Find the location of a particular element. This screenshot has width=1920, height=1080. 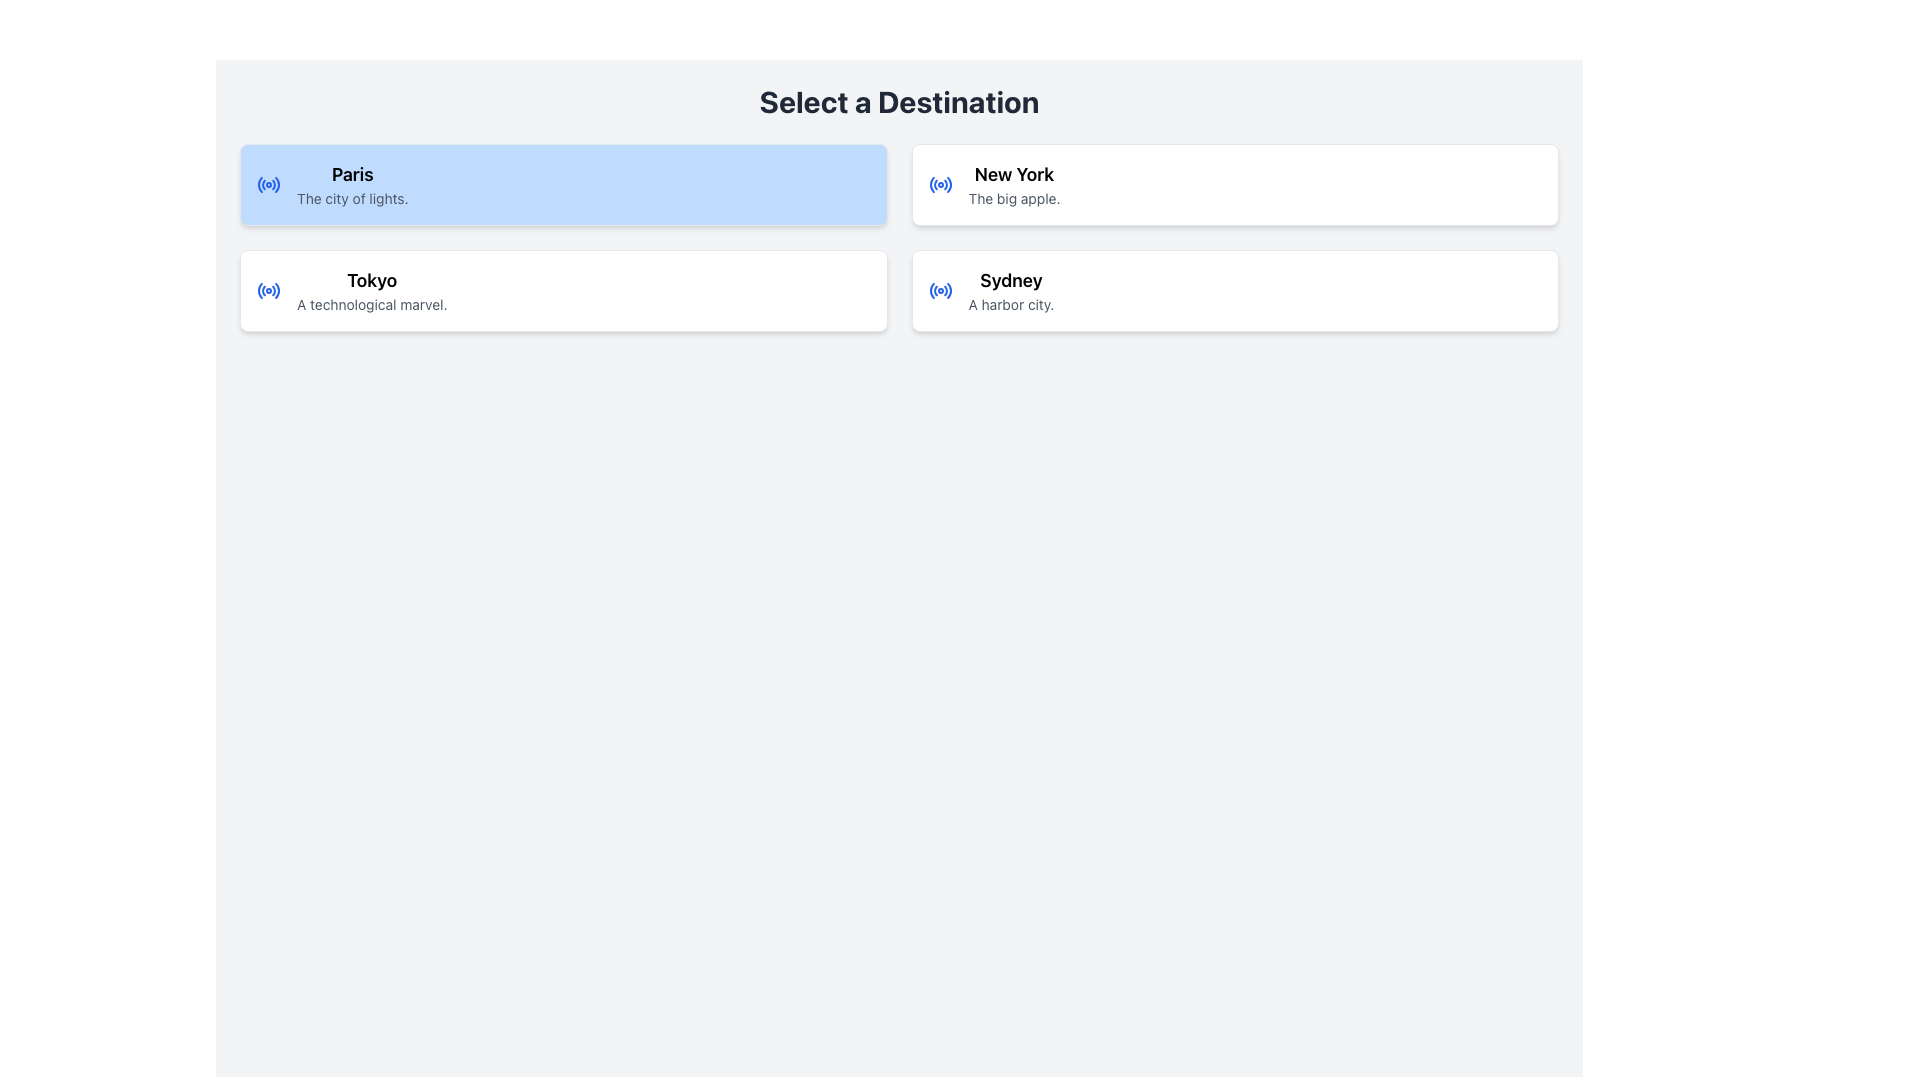

the text block displaying the name and description of the first city option, 'Paris', which is positioned at the top of the section labeled 'Select a Destination' in the vertical list of city cards is located at coordinates (352, 185).